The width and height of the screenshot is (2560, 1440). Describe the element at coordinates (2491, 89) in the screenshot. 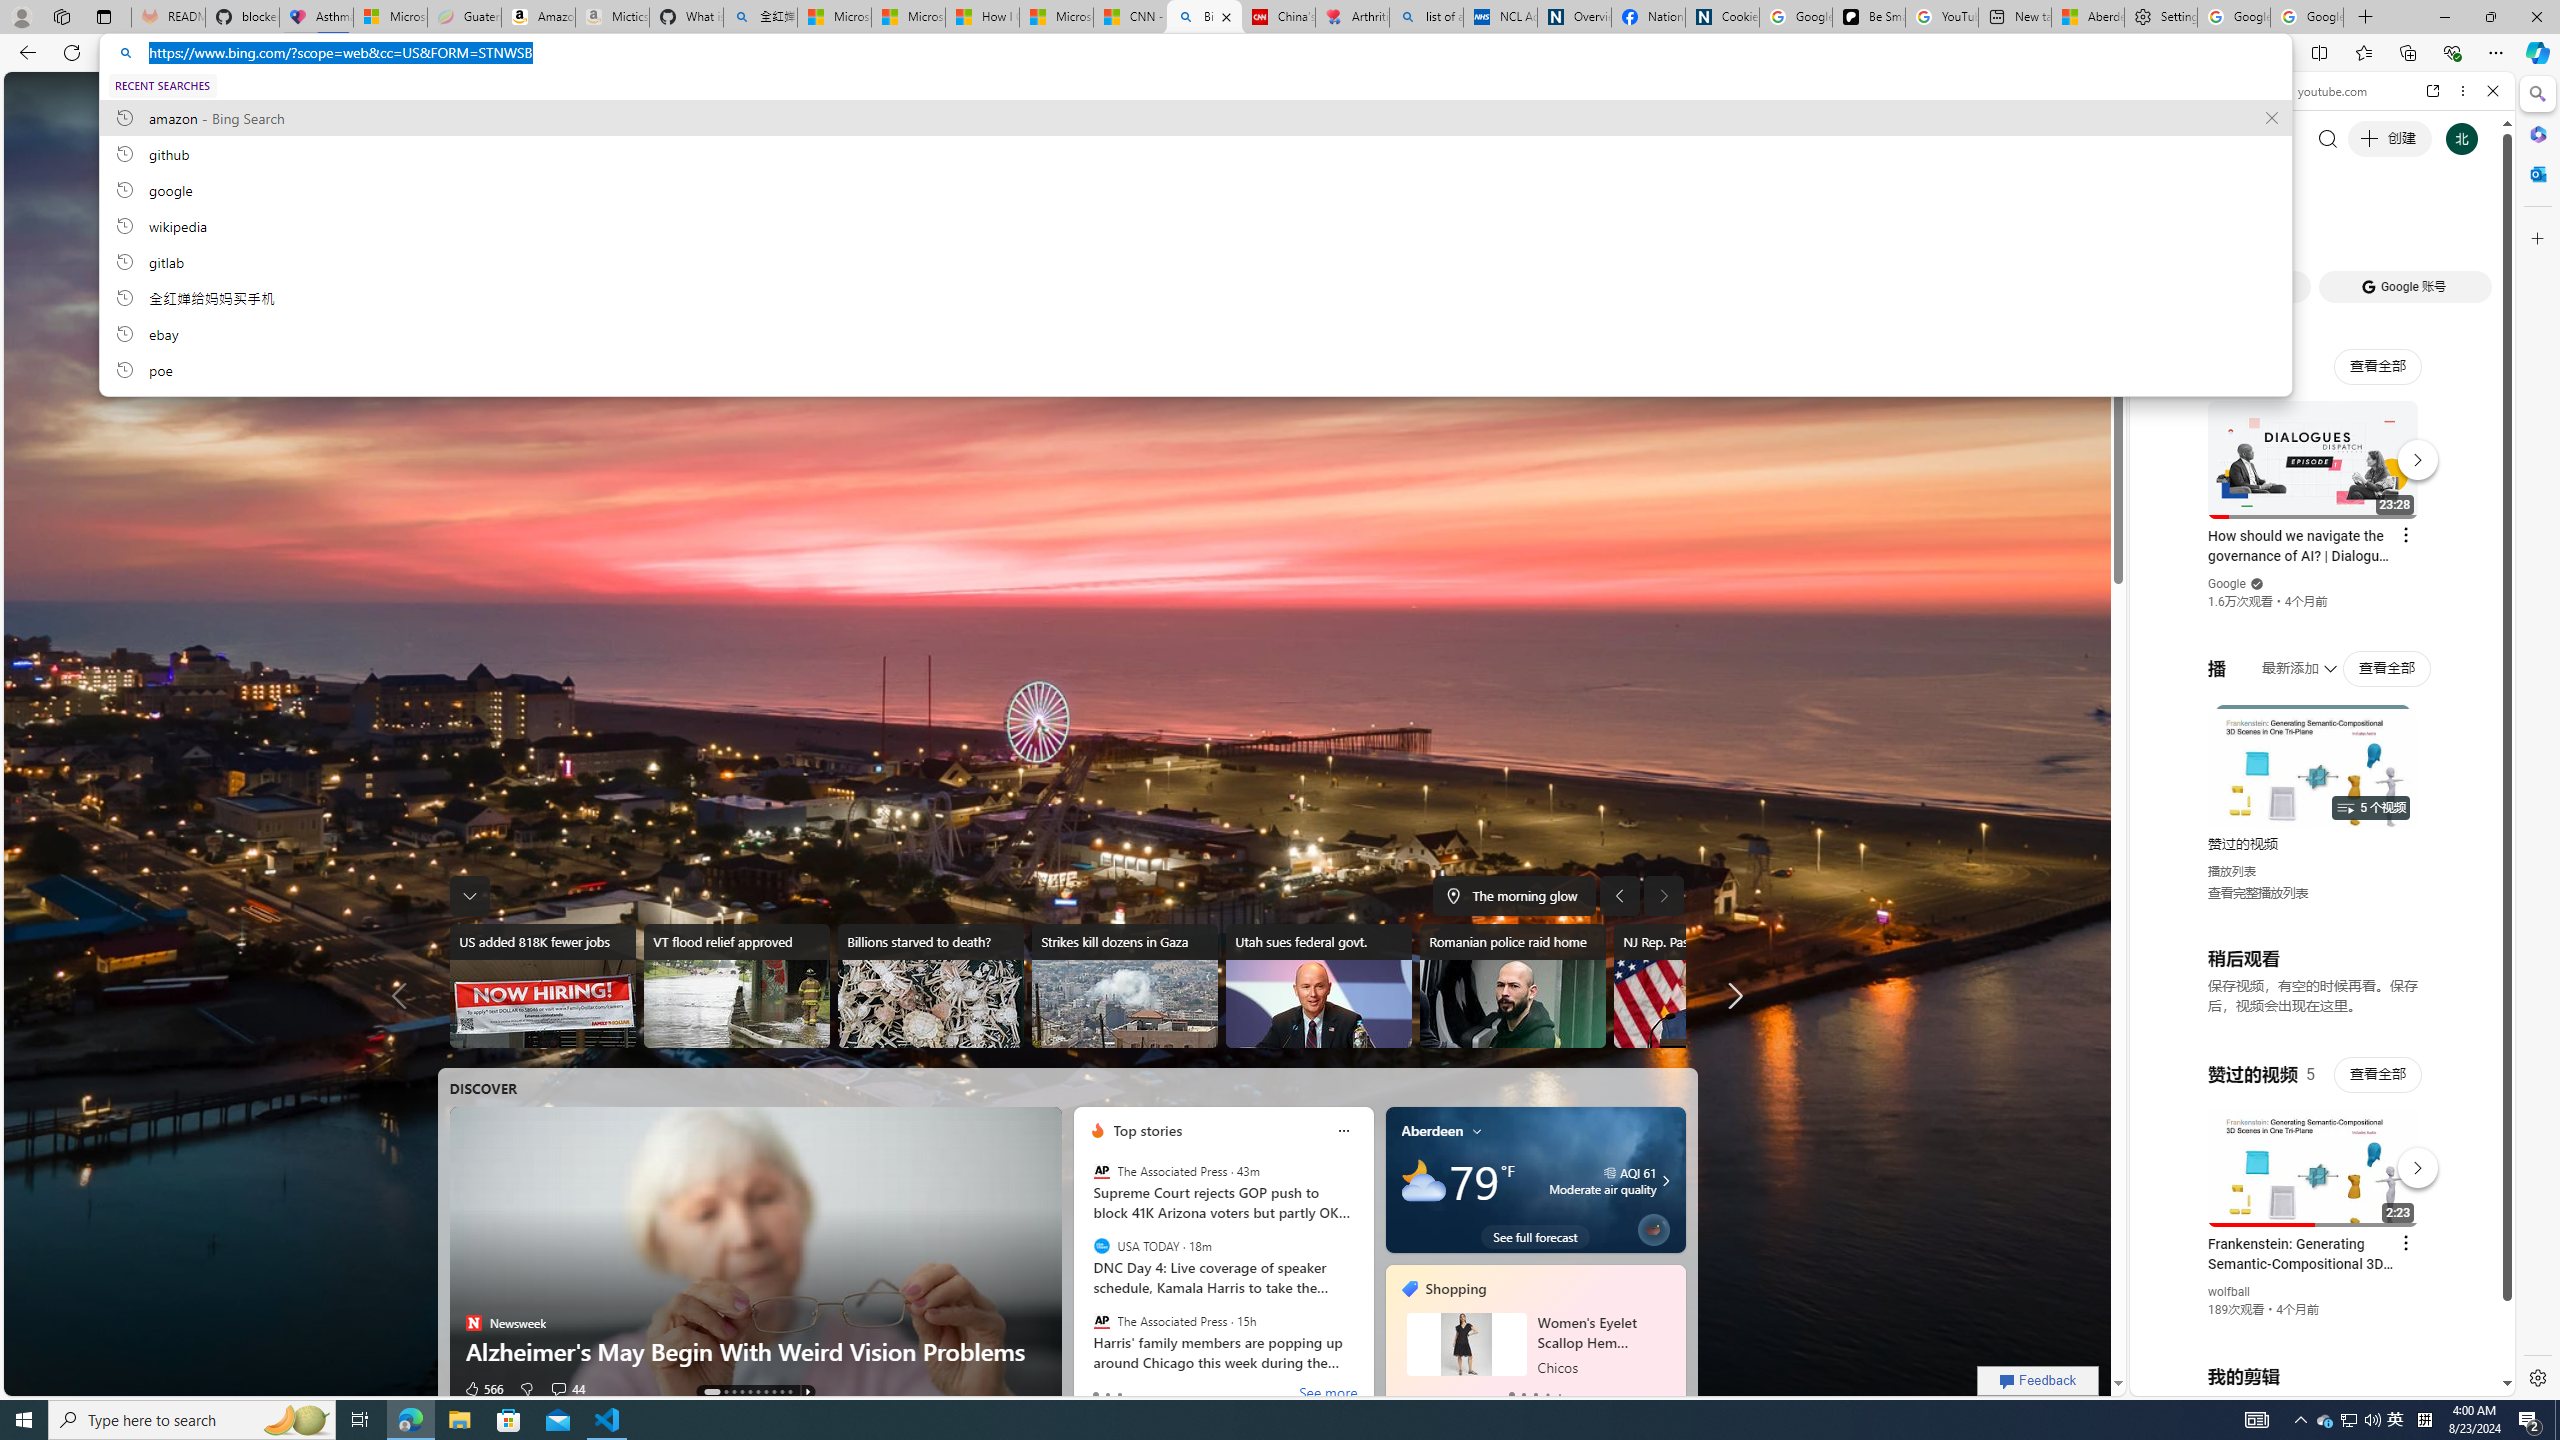

I see `'Close'` at that location.